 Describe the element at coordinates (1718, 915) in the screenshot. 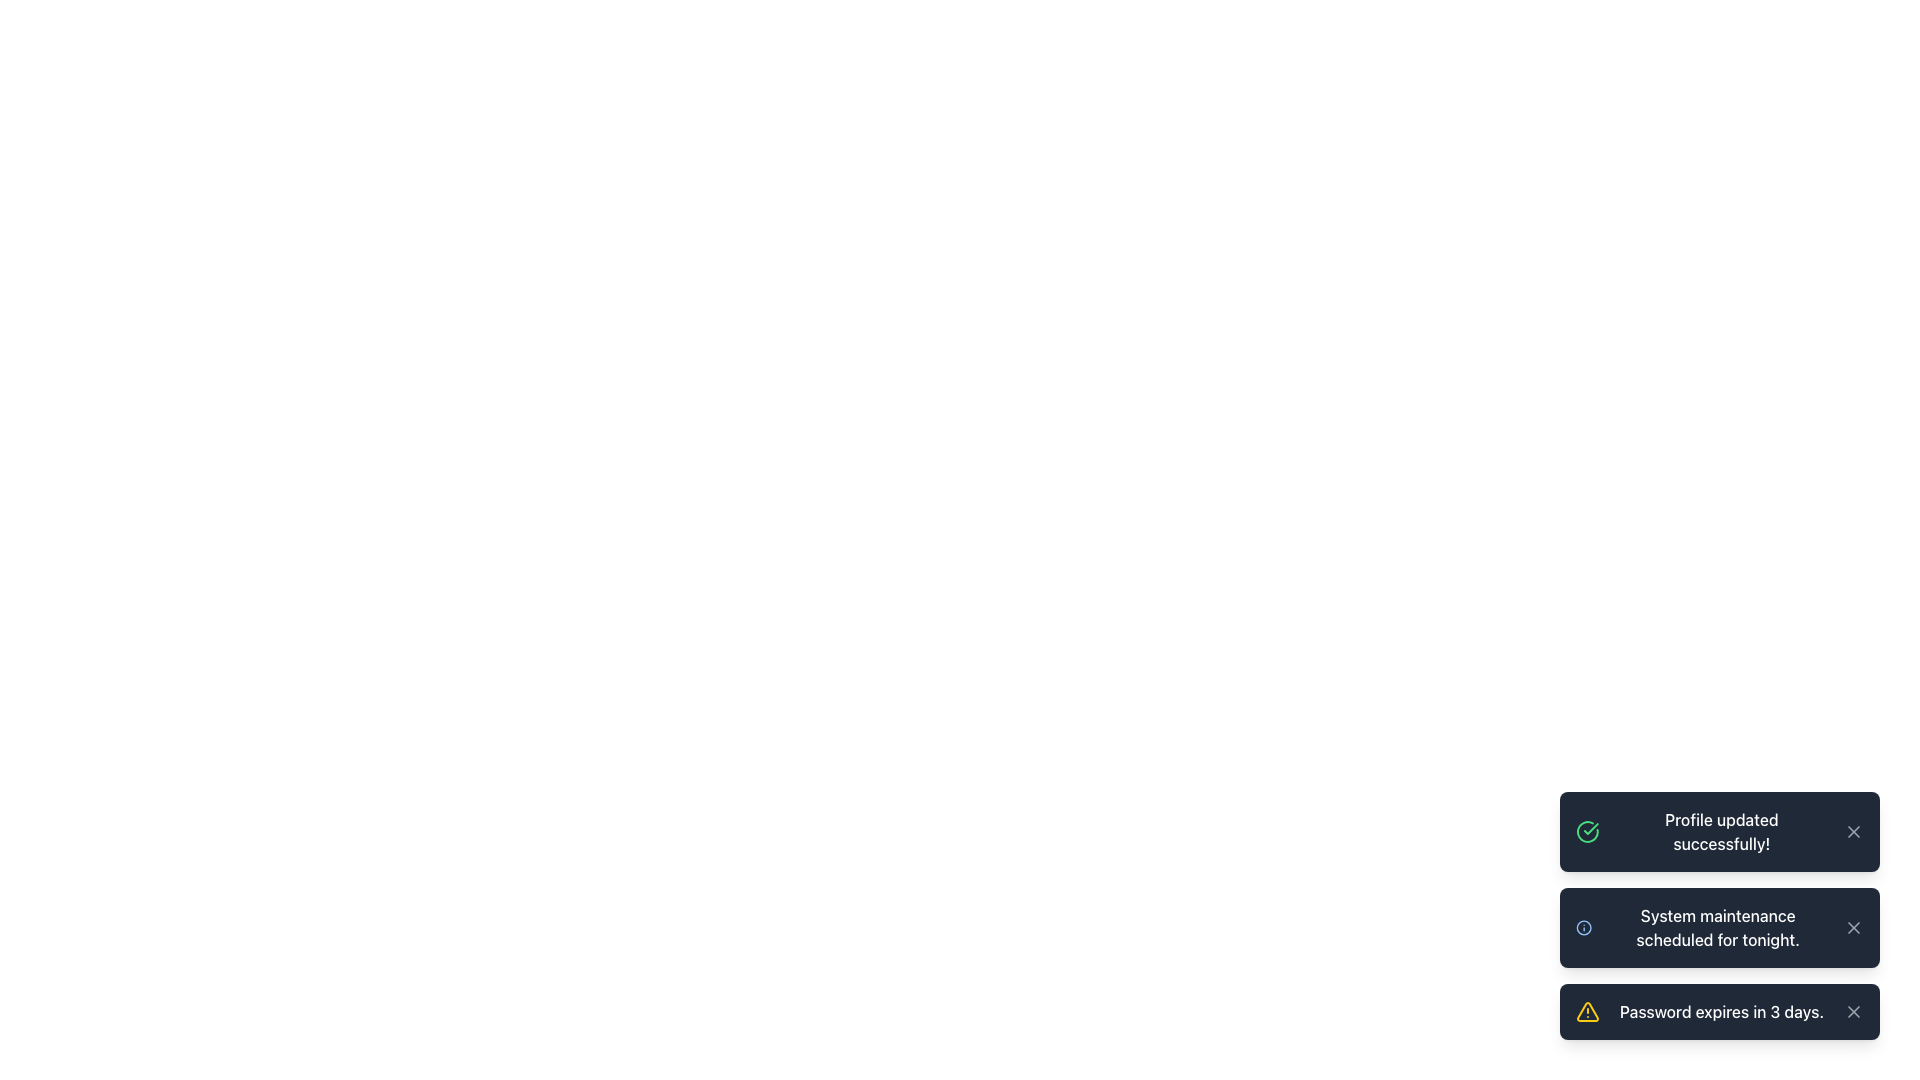

I see `the notification items located in the Notification panel at the bottom-right corner of the viewport` at that location.